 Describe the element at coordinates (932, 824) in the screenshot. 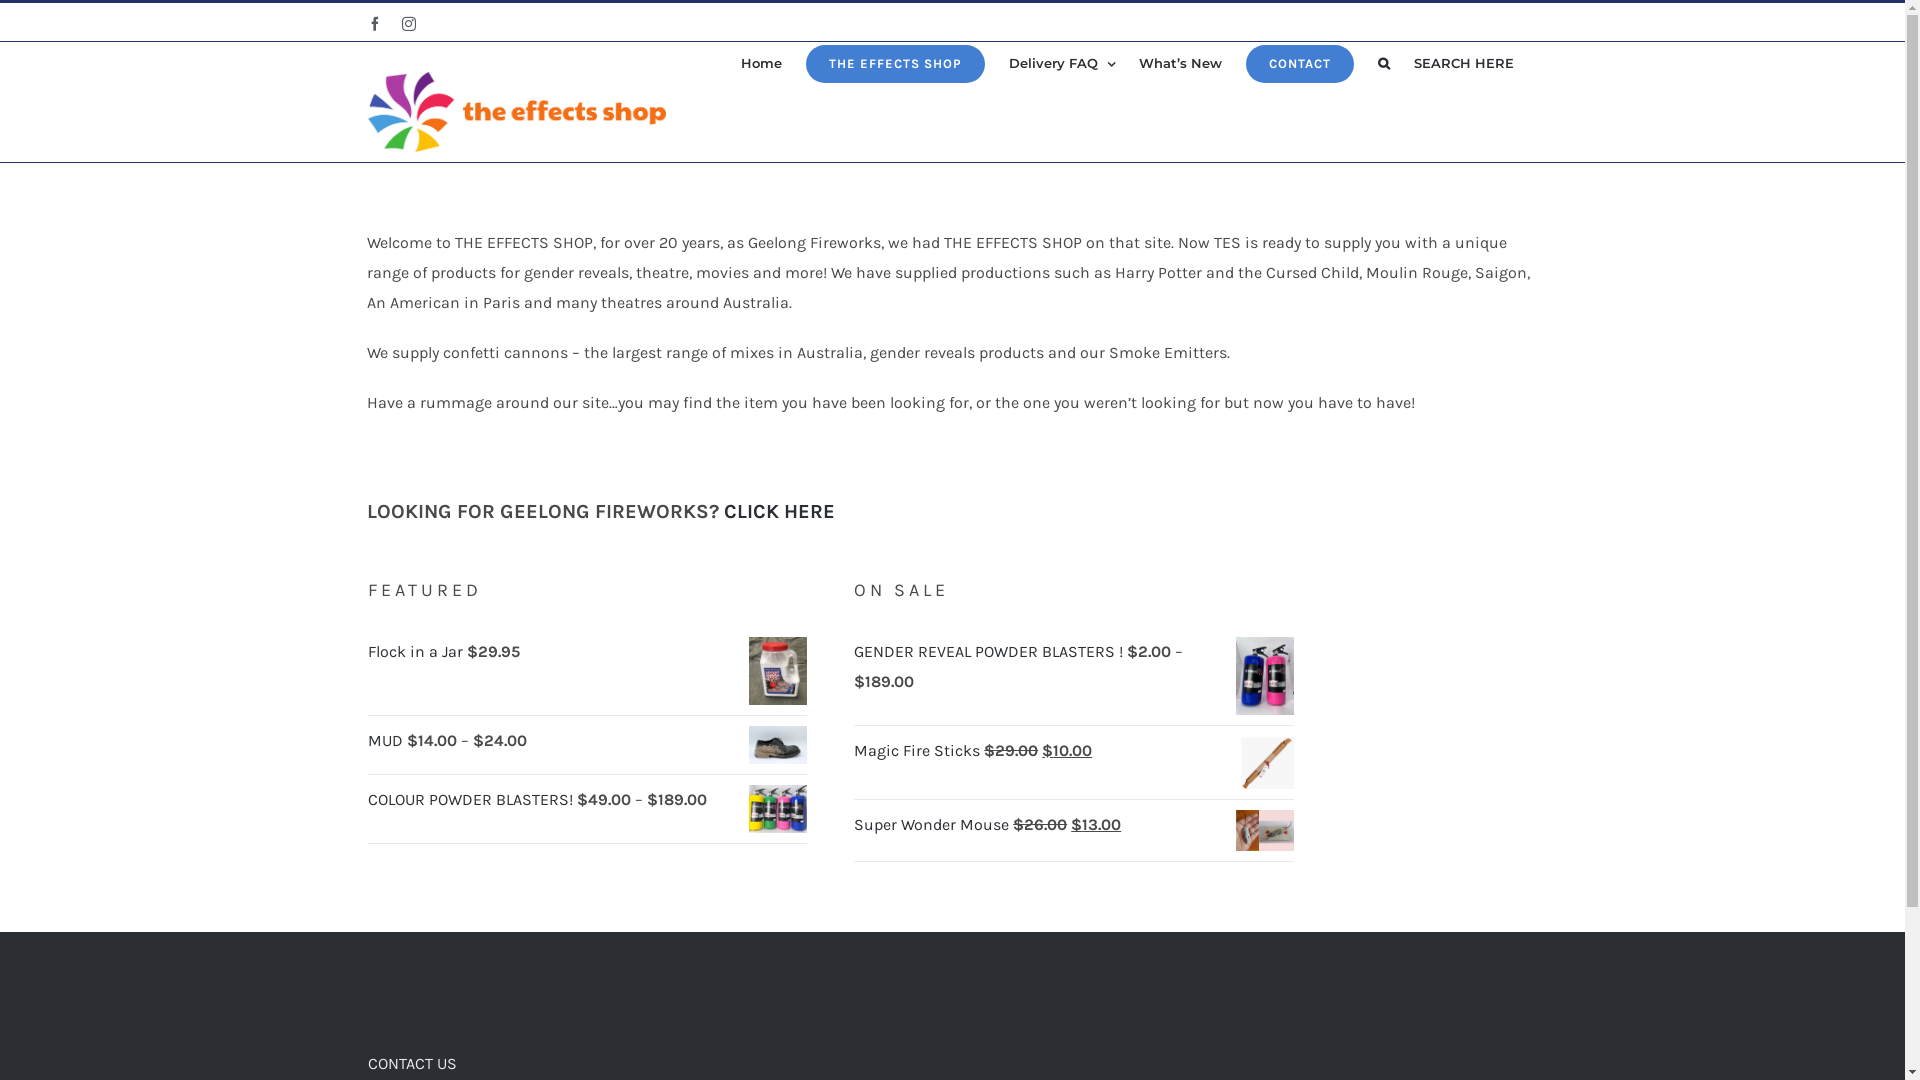

I see `'Super Wonder Mouse'` at that location.